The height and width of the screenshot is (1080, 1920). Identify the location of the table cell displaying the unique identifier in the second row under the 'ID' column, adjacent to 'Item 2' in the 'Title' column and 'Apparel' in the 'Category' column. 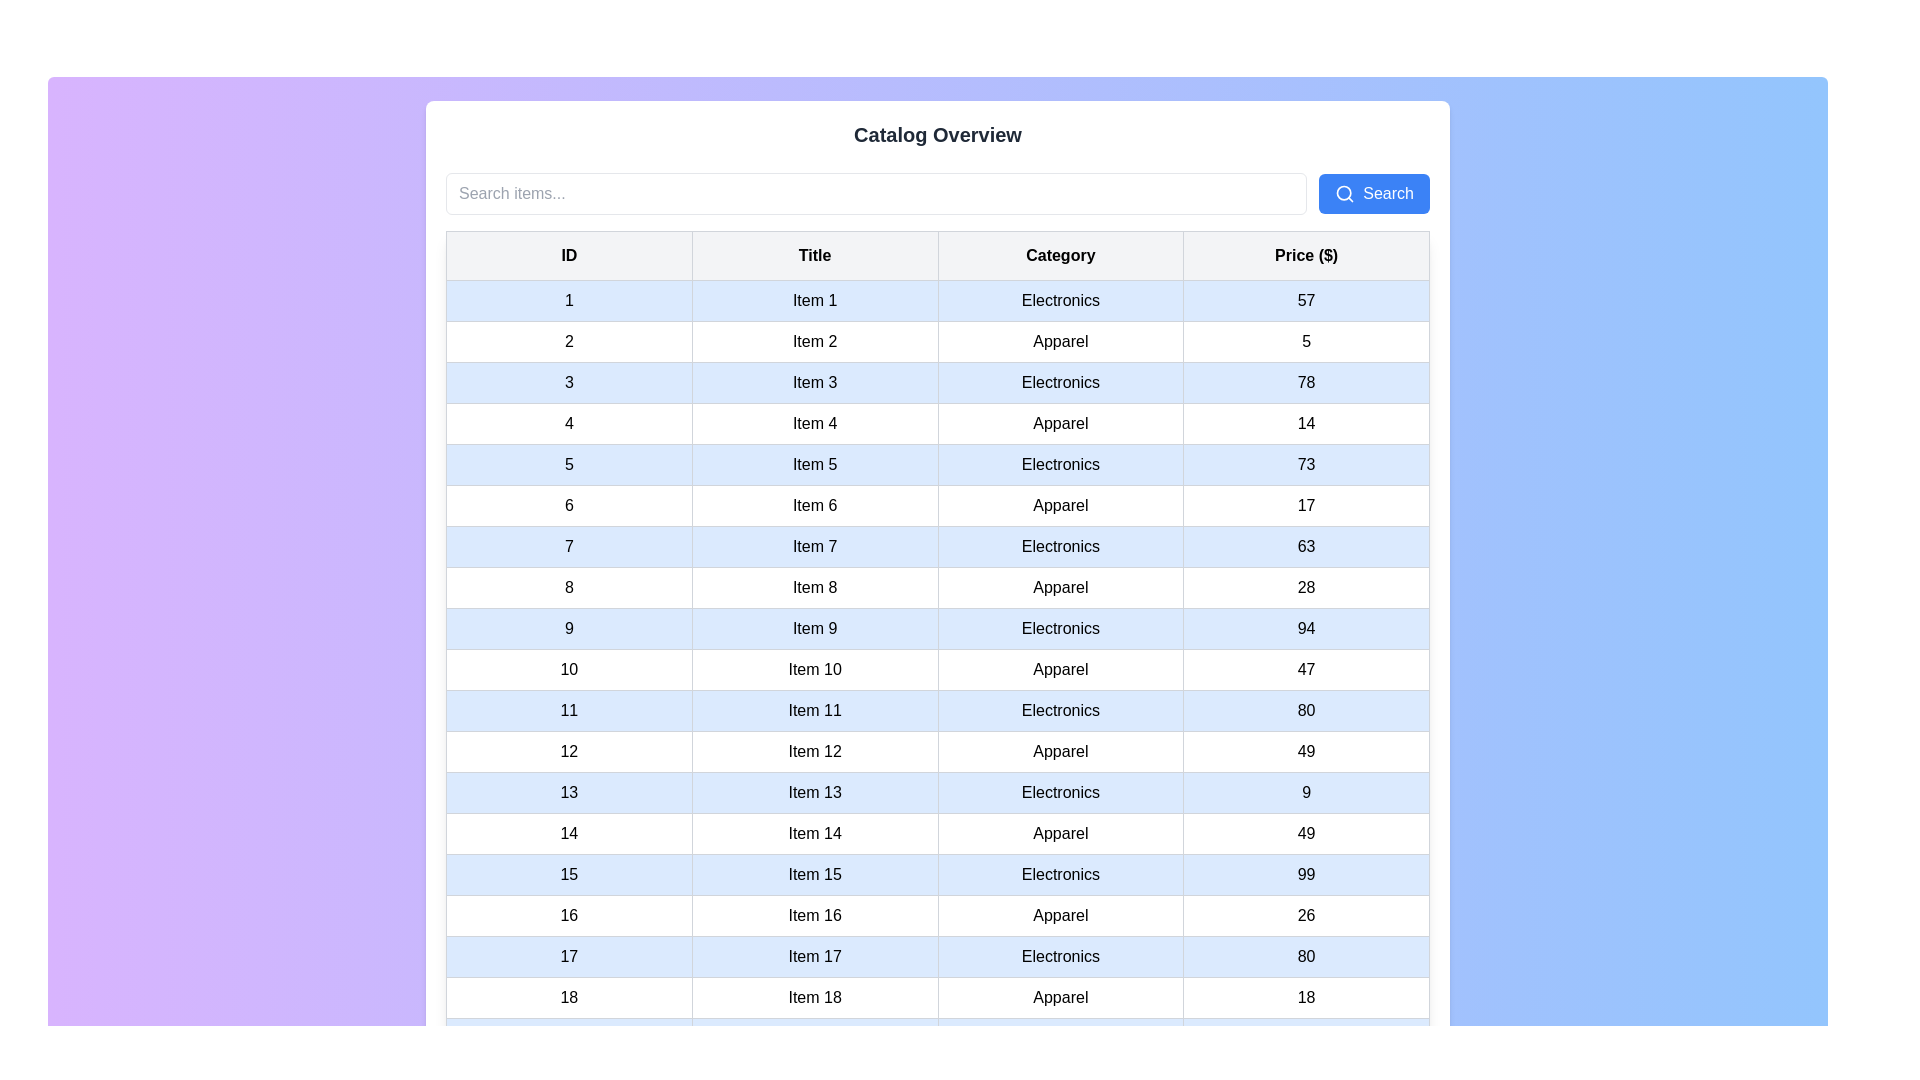
(568, 341).